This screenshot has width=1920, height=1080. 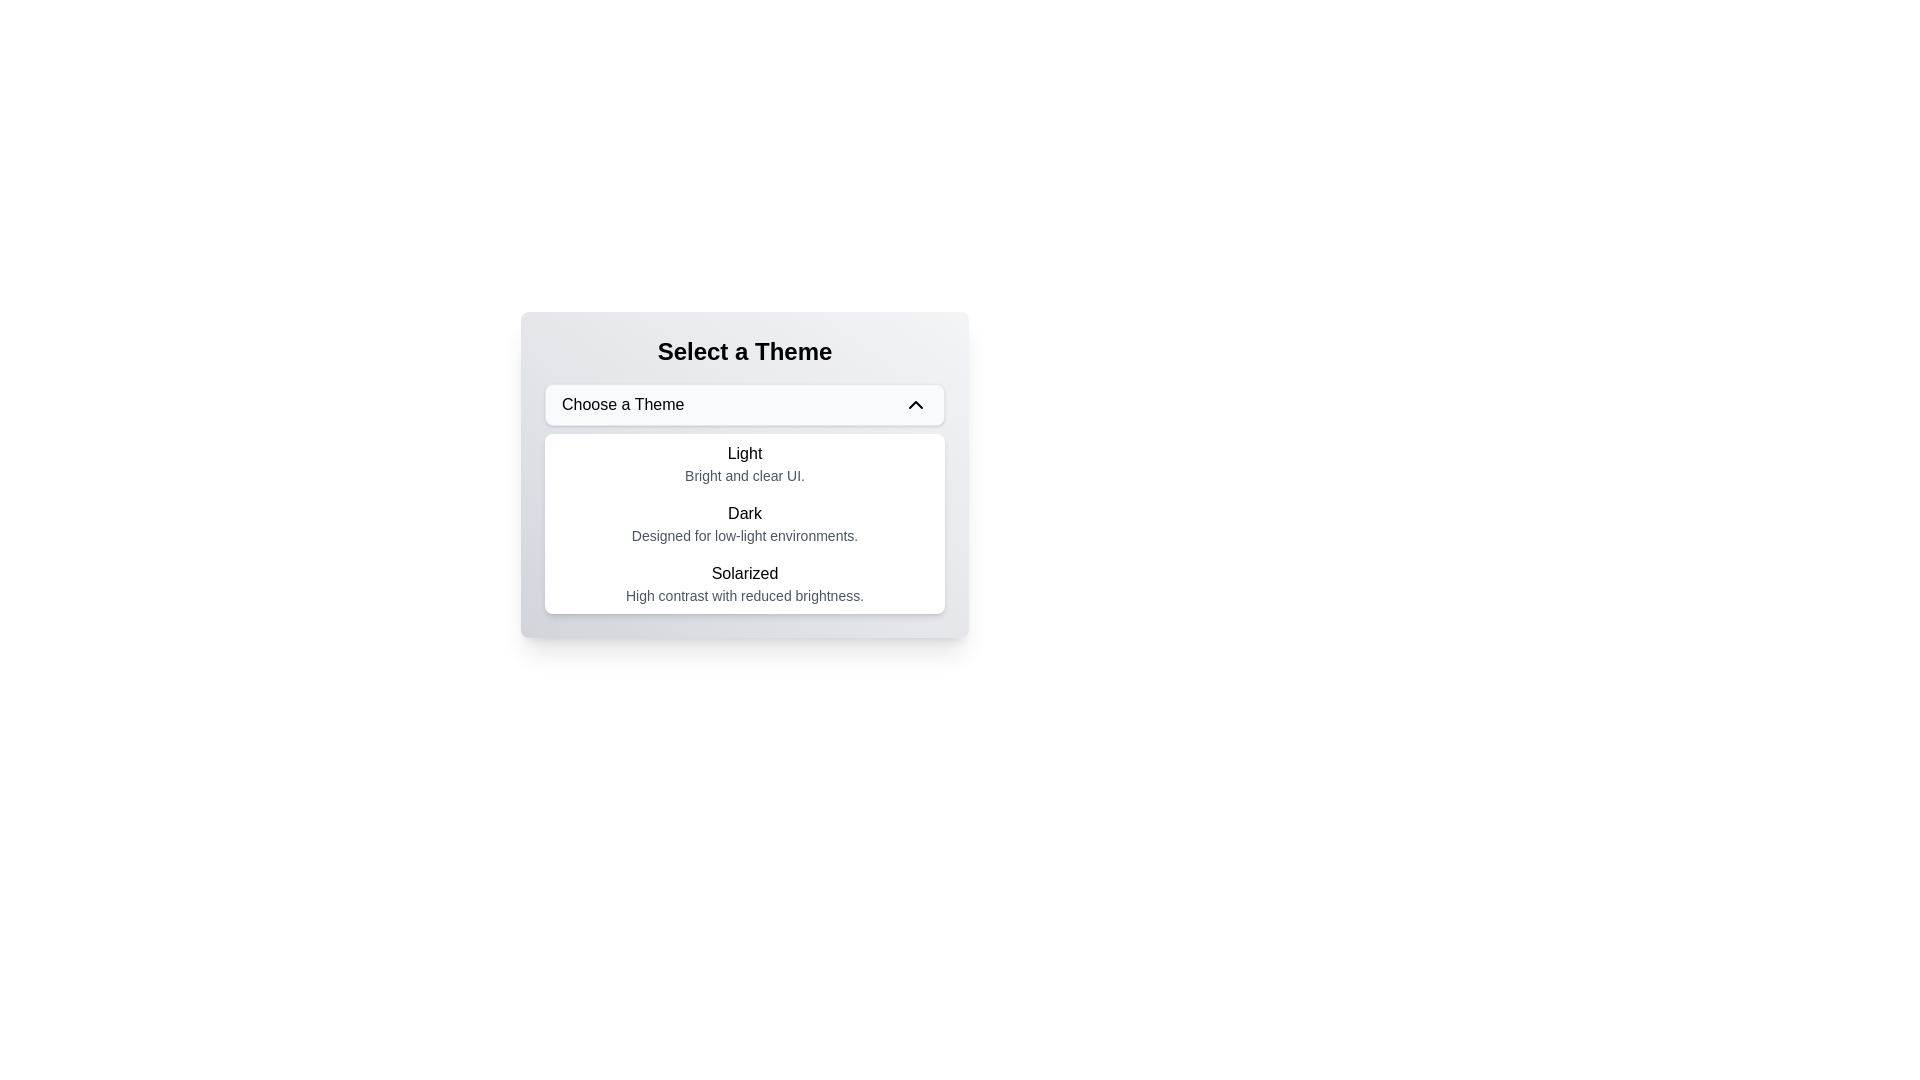 I want to click on the informative text label that states 'Designed for low-light environments.' located below the 'Dark' title in the theme selection panel, so click(x=743, y=535).